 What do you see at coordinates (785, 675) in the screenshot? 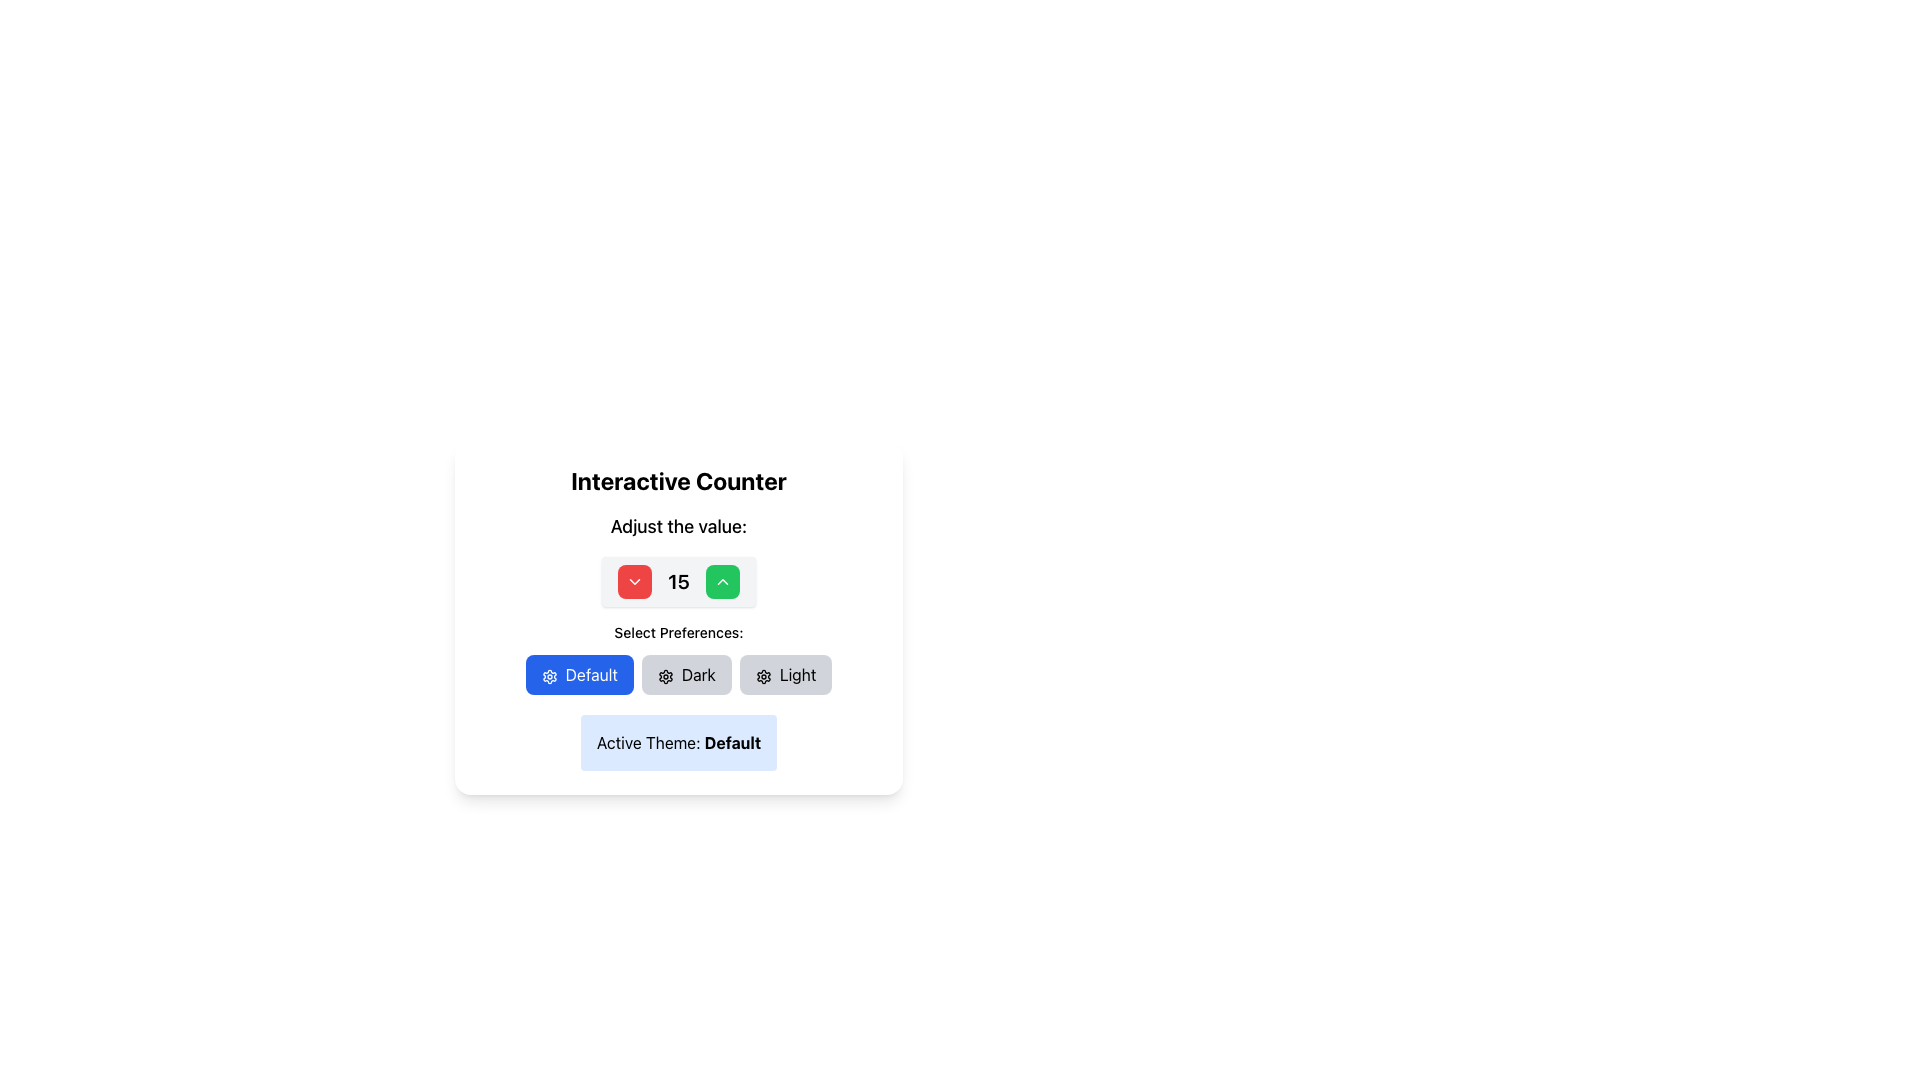
I see `the 'Light' theme button located at the bottom-right corner of the 'Select Preferences' card section` at bounding box center [785, 675].